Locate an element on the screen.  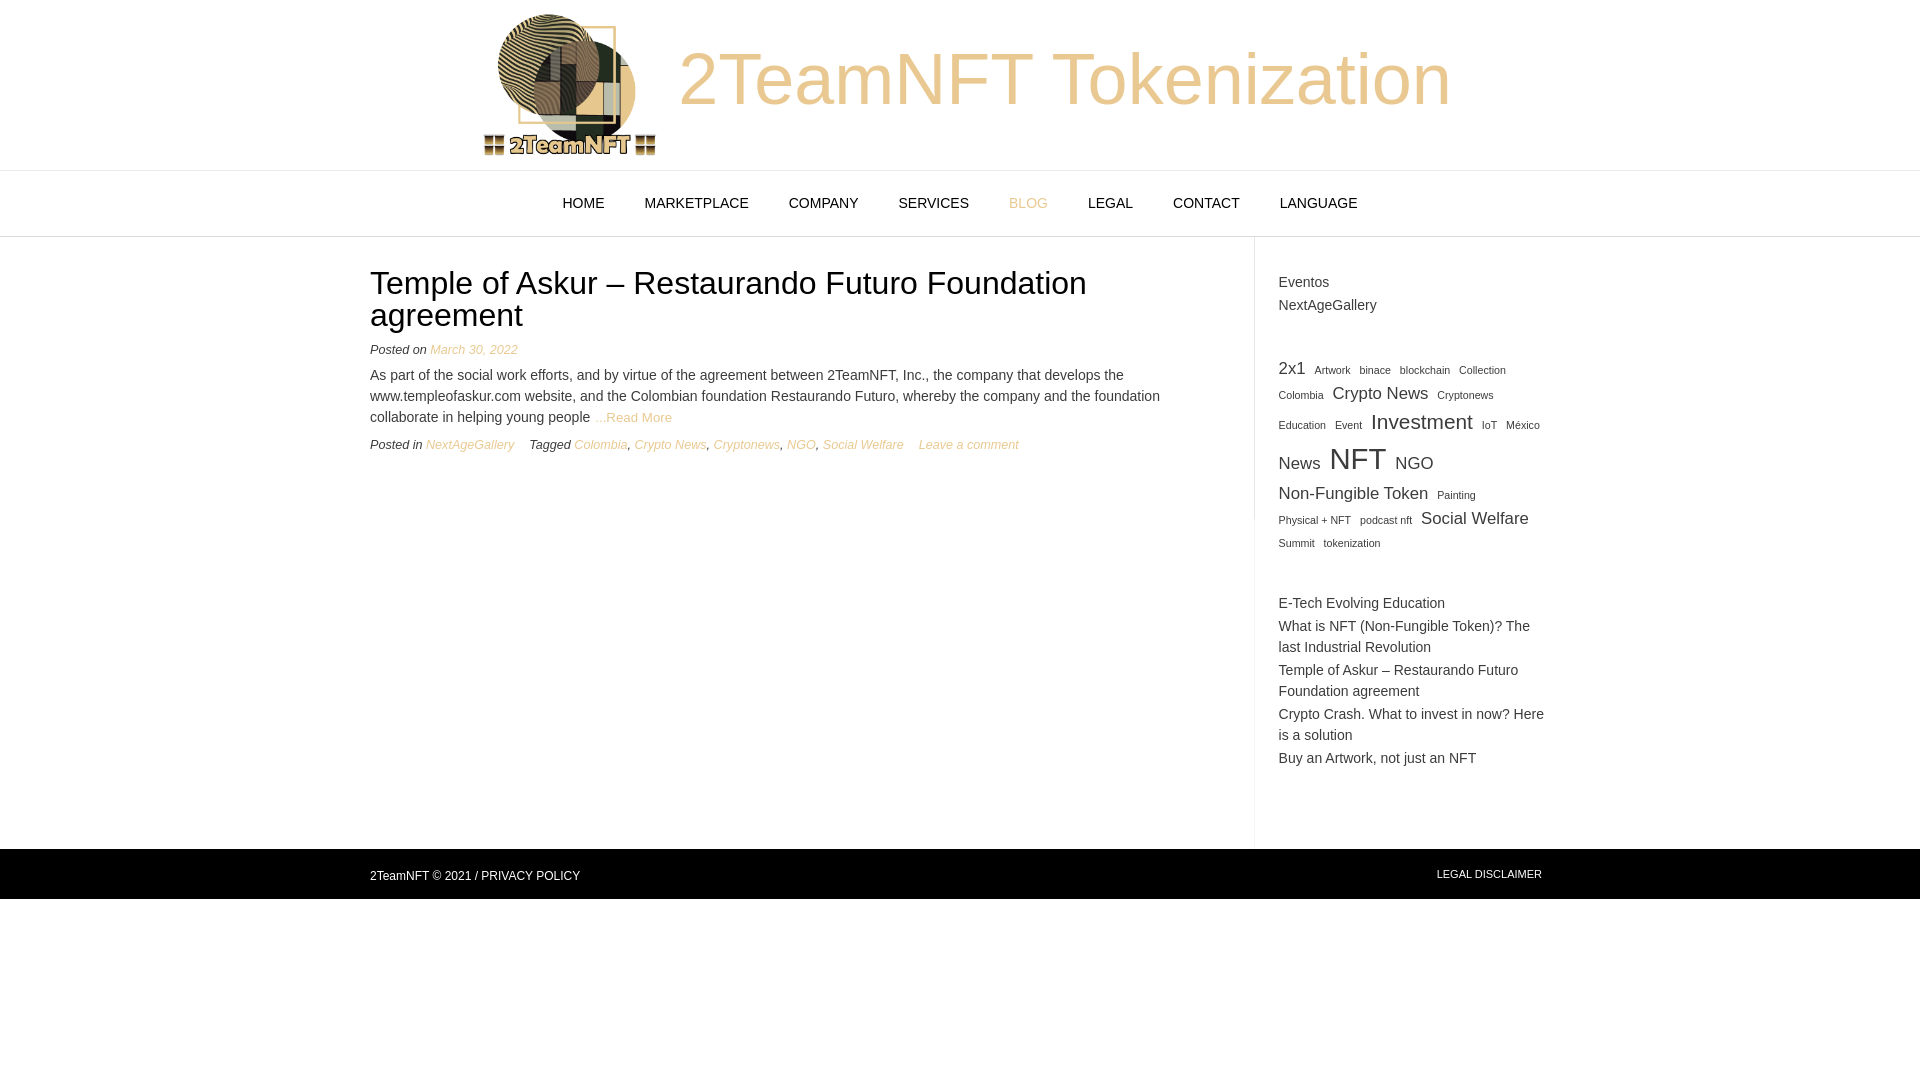
'2x1' is located at coordinates (1292, 368).